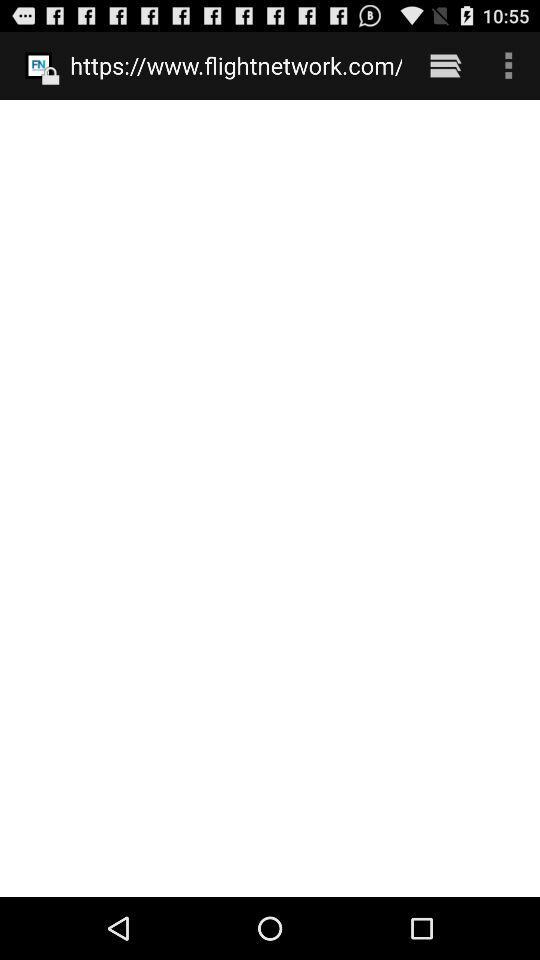 The image size is (540, 960). Describe the element at coordinates (235, 65) in the screenshot. I see `the icon at the top` at that location.